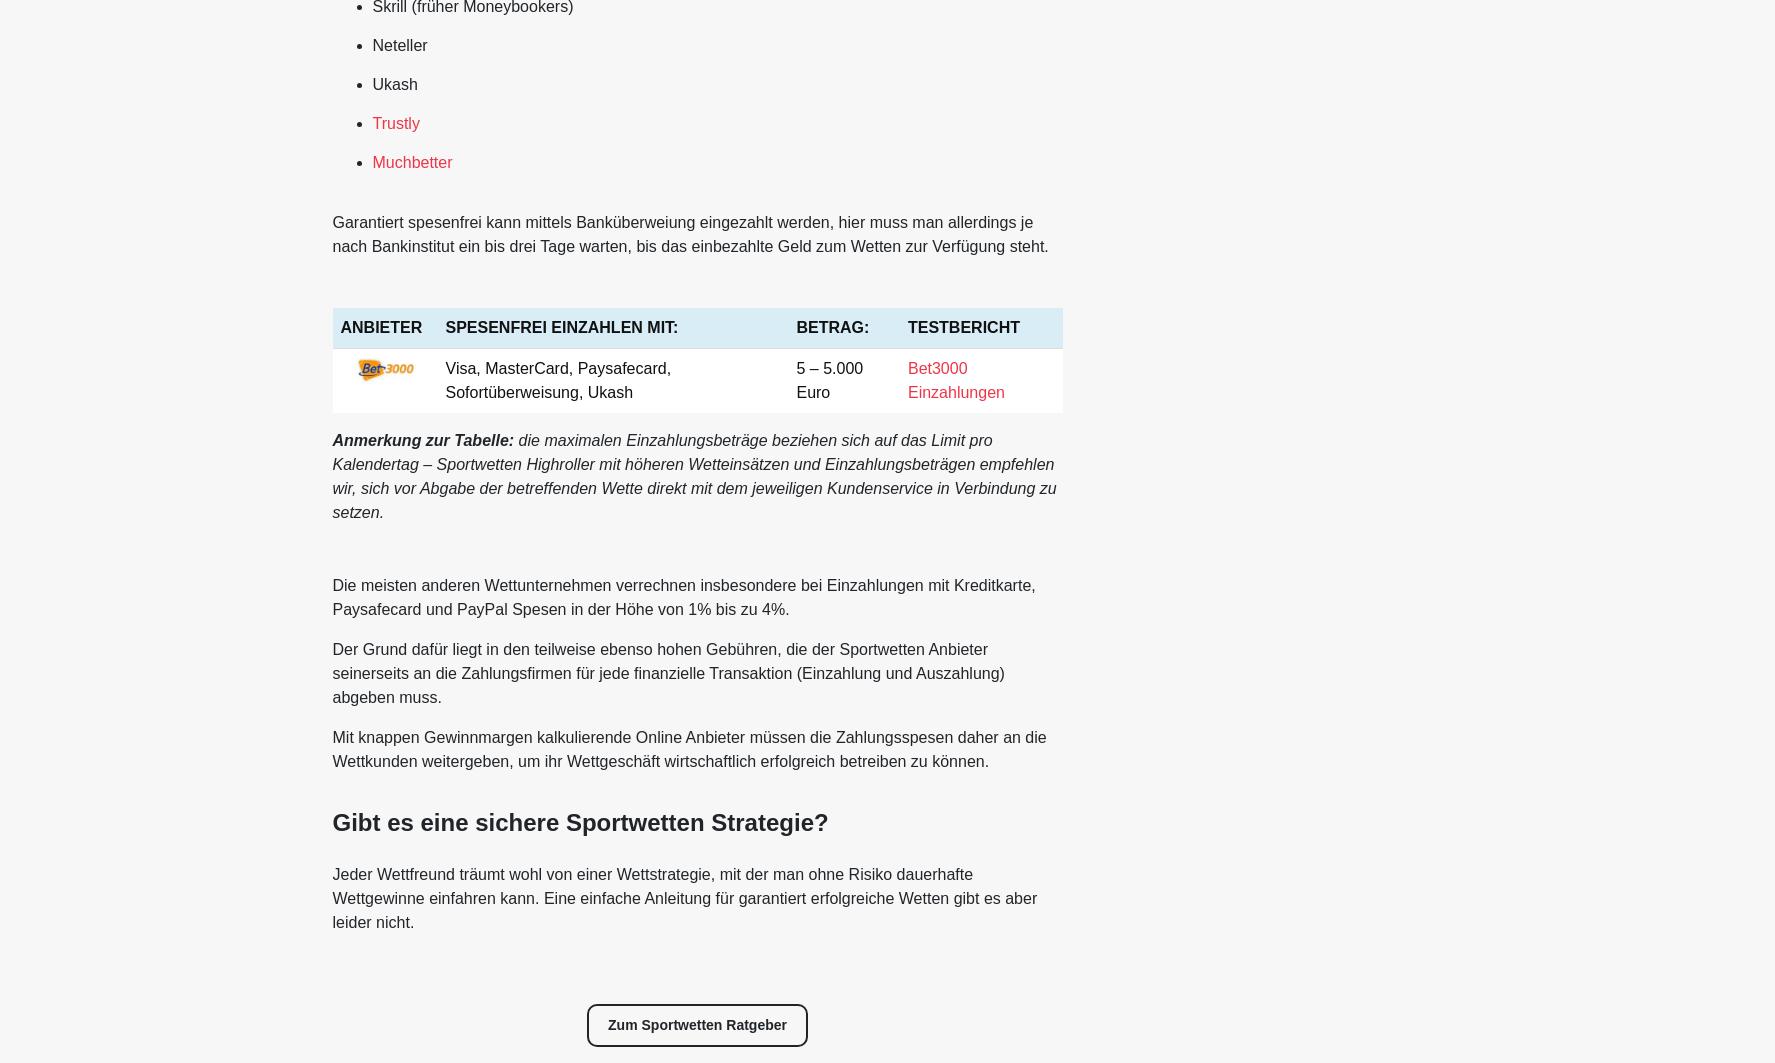 Image resolution: width=1775 pixels, height=1063 pixels. I want to click on 'ANBIETER', so click(338, 326).